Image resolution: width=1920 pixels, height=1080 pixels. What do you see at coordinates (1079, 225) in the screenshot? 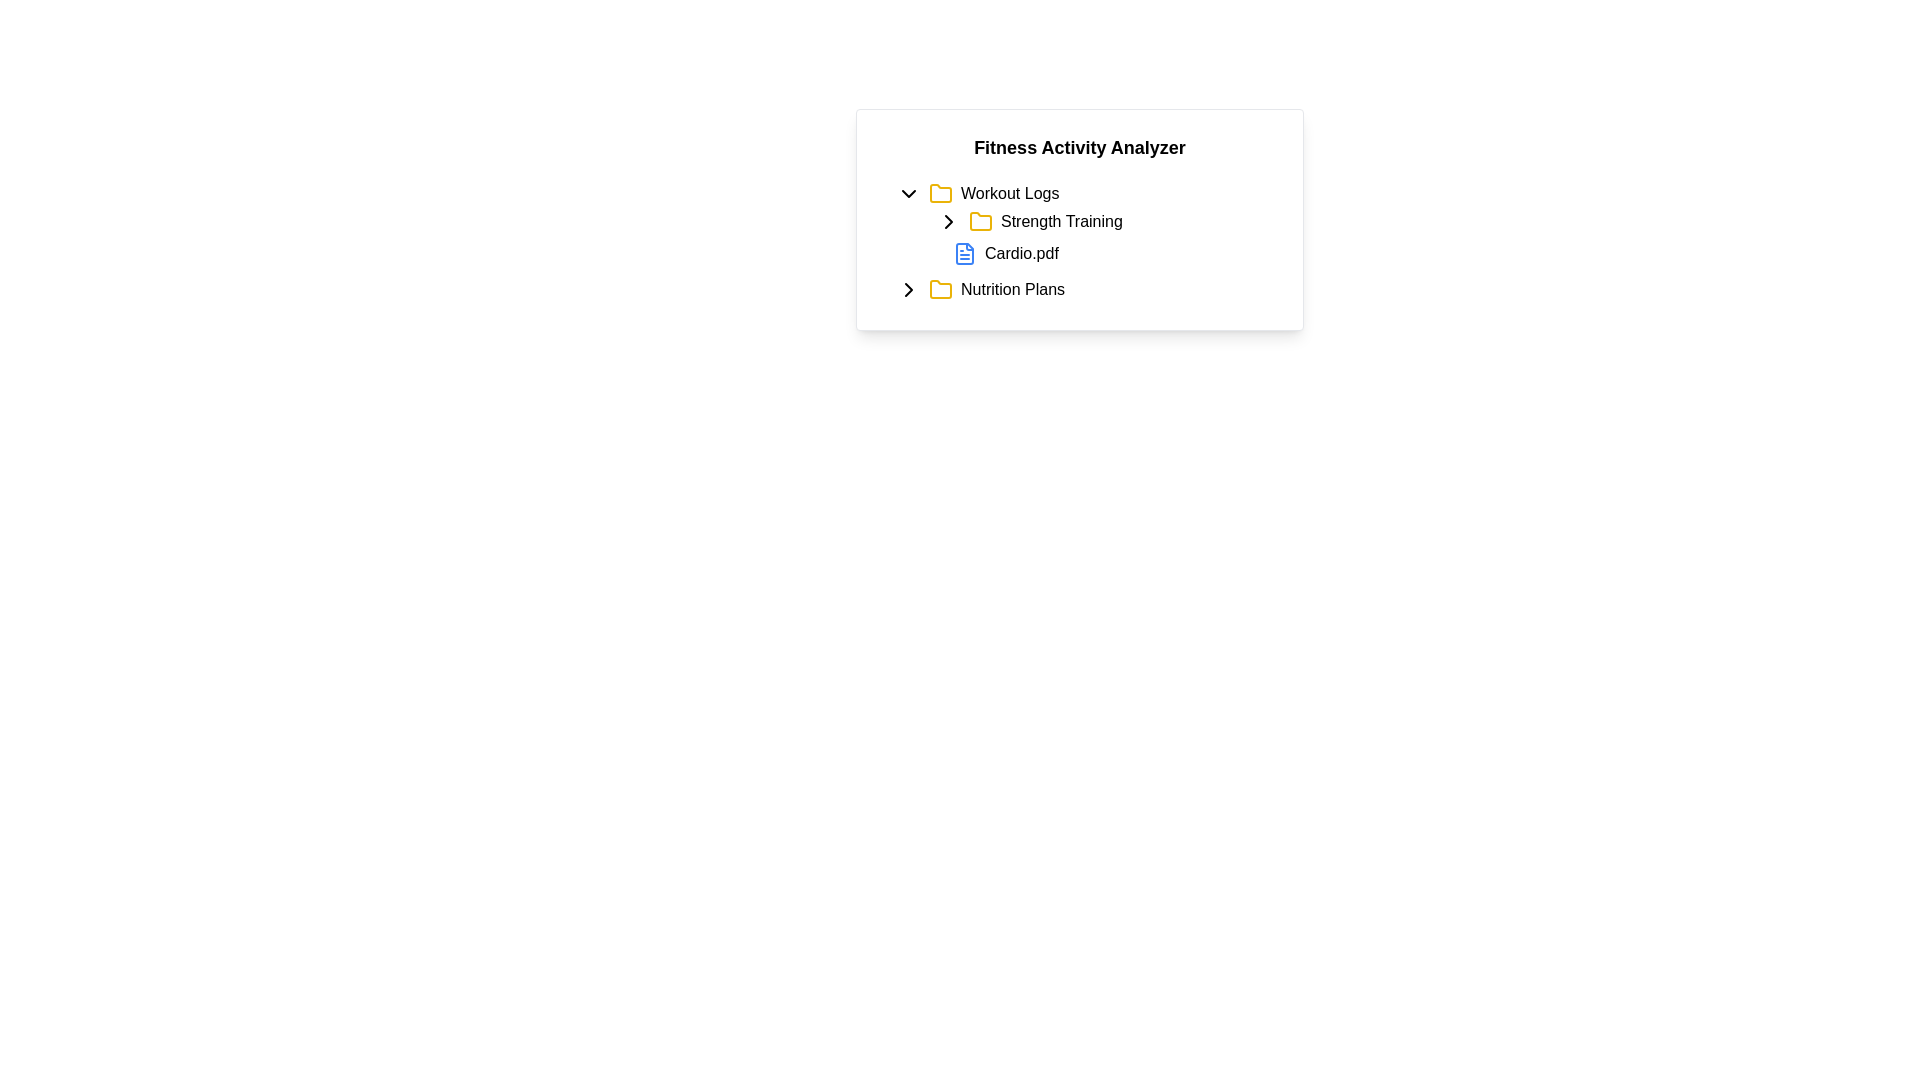
I see `the 'Strength Training' text item in the navigation tree` at bounding box center [1079, 225].